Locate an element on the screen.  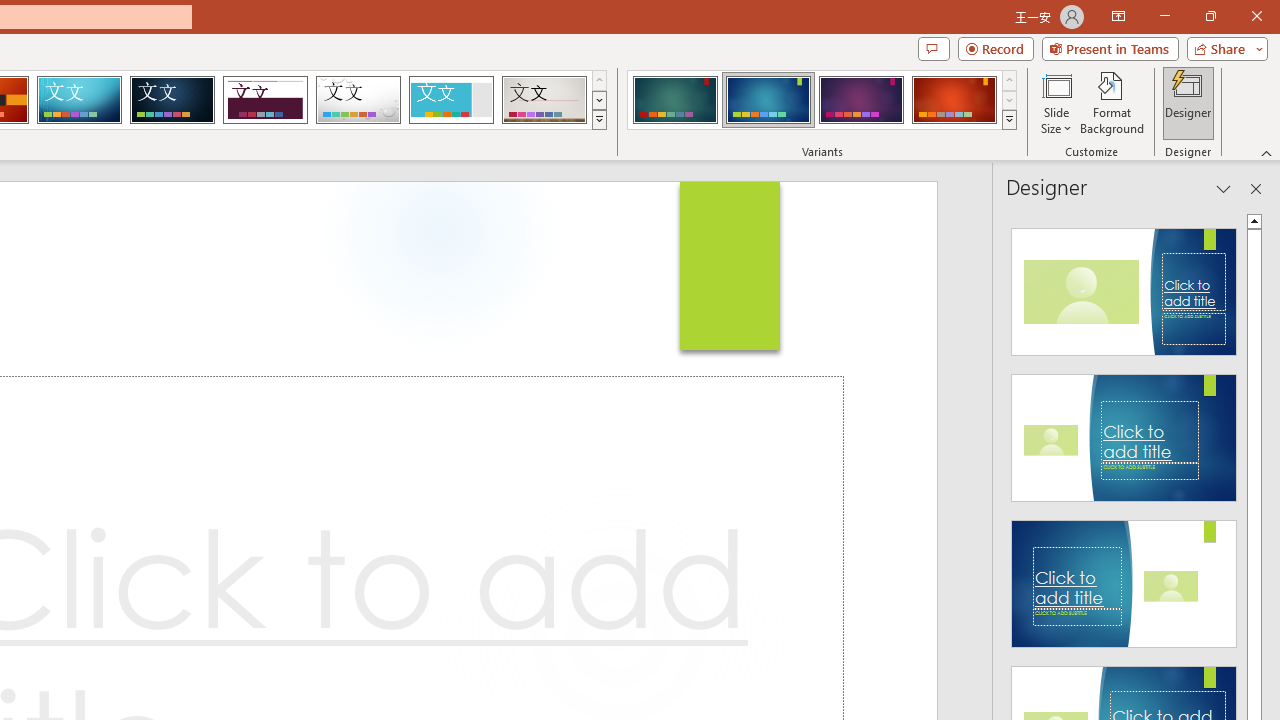
'Dividend Loading Preview...' is located at coordinates (264, 100).